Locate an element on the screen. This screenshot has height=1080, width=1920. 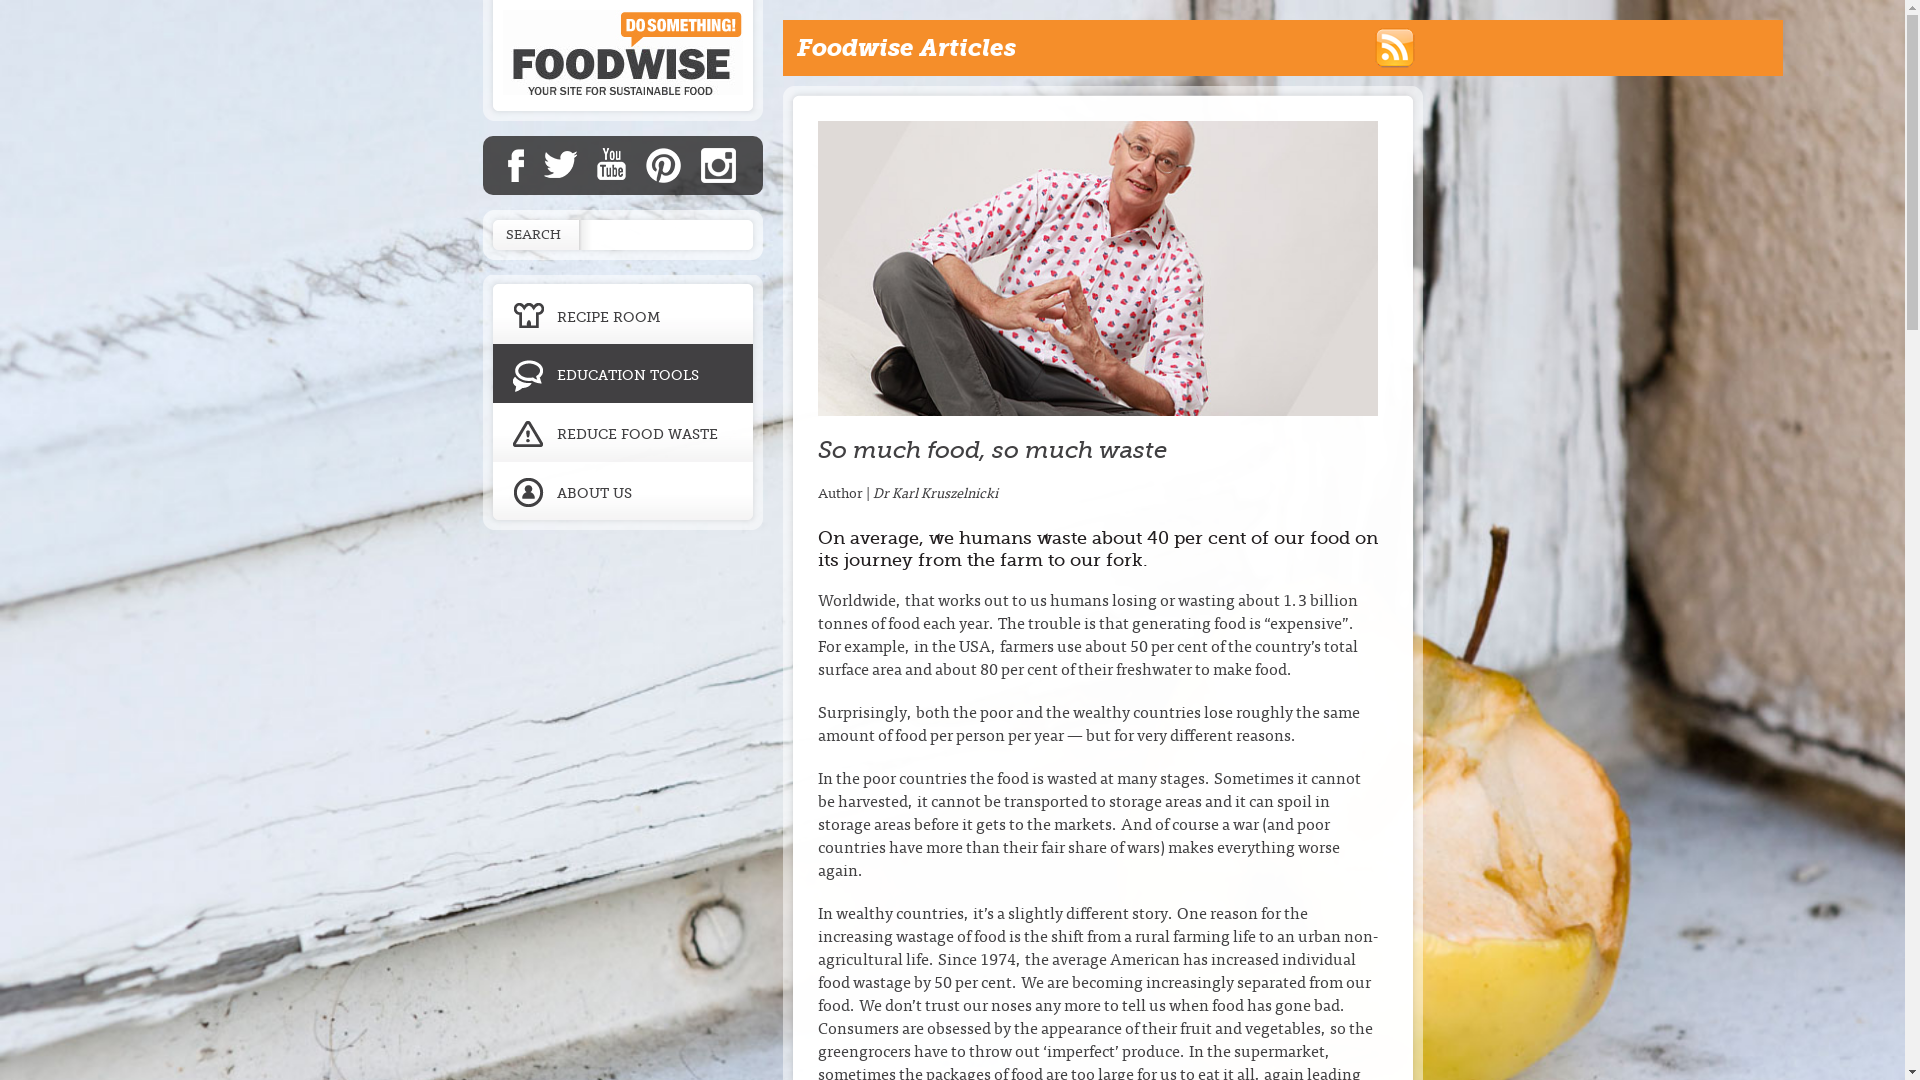
'EDUCATION TOOLS' is located at coordinates (621, 373).